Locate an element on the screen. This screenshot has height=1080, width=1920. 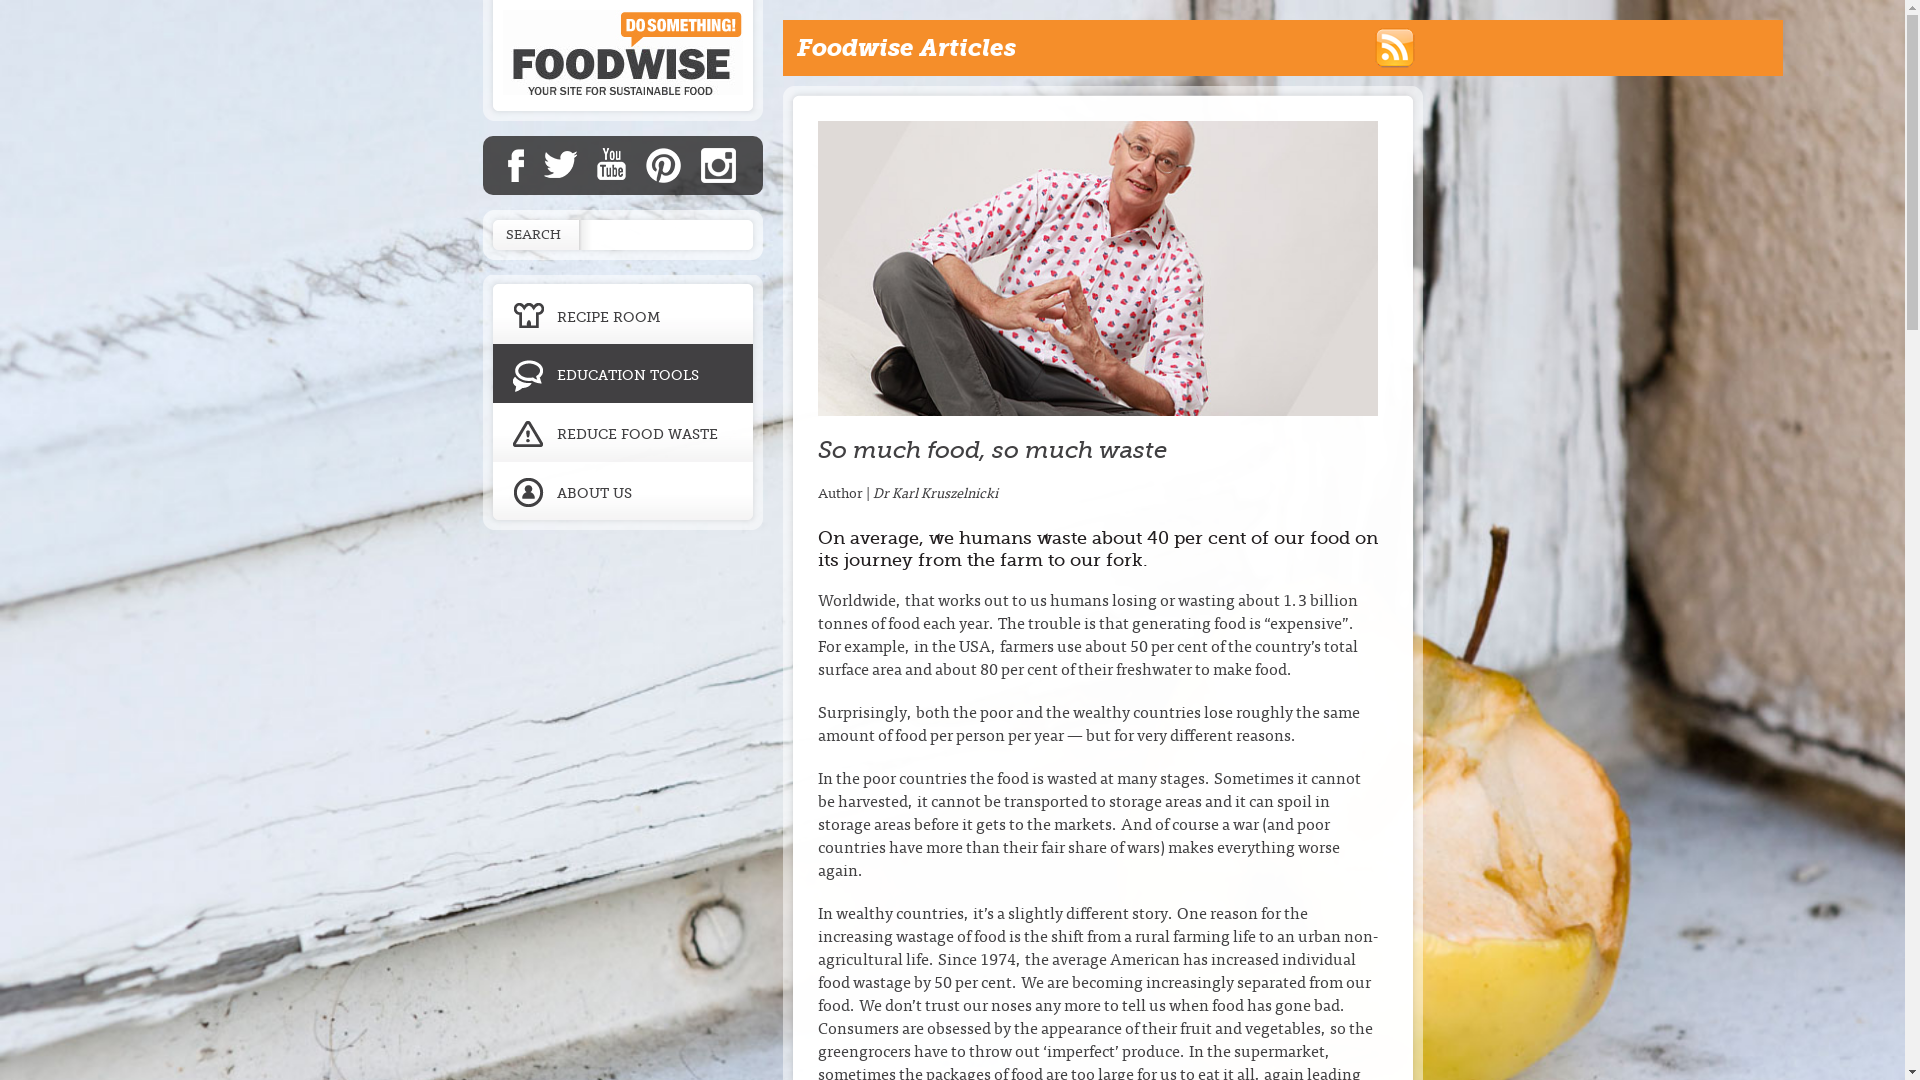
'EDUCATION TOOLS' is located at coordinates (621, 373).